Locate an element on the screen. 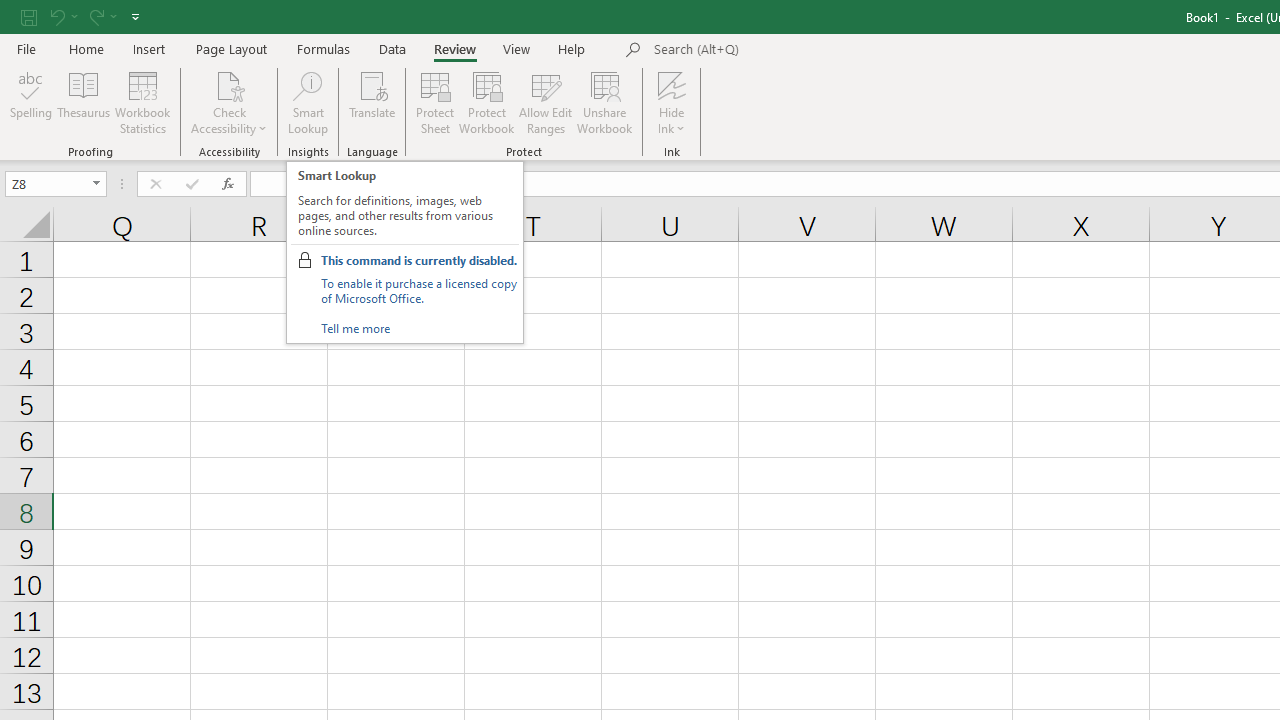  'Thesaurus...' is located at coordinates (82, 103).